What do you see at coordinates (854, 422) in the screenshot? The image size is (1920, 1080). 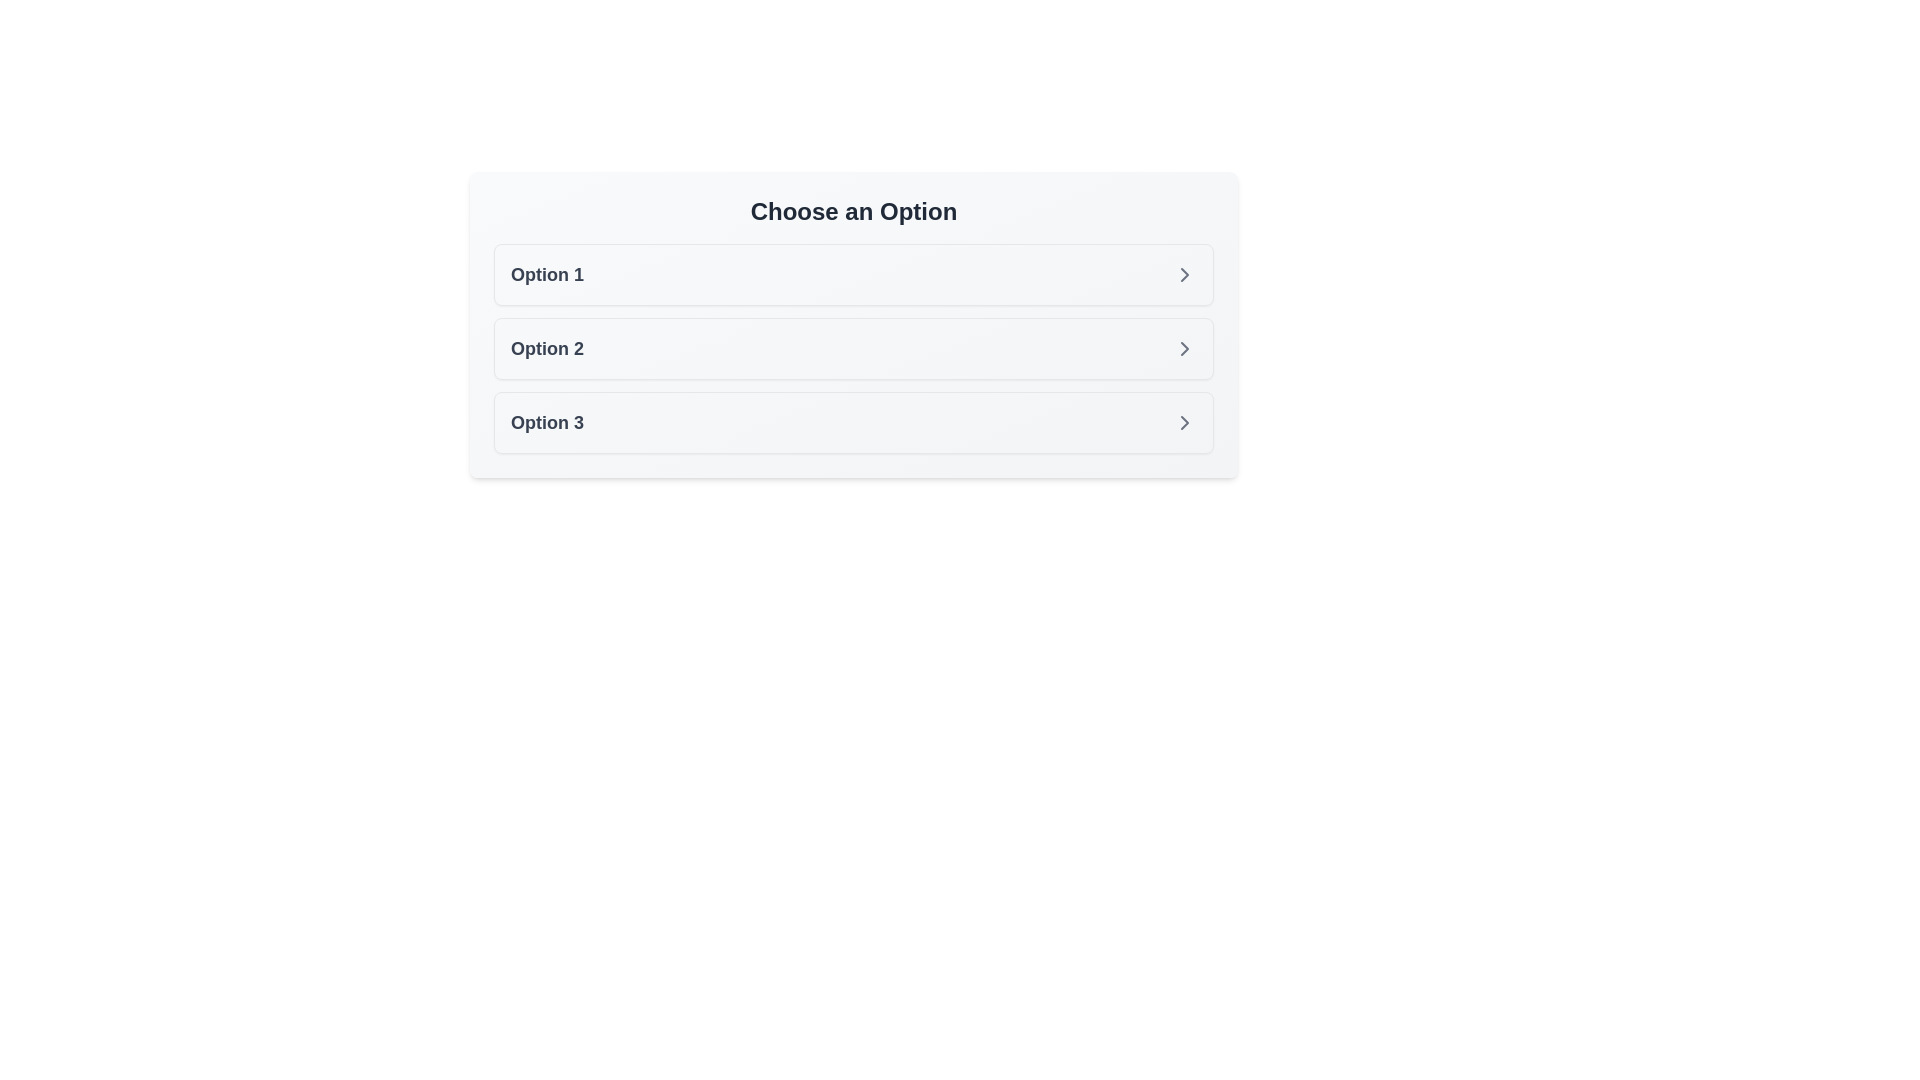 I see `the selectable list item labeled 'Option 3'` at bounding box center [854, 422].